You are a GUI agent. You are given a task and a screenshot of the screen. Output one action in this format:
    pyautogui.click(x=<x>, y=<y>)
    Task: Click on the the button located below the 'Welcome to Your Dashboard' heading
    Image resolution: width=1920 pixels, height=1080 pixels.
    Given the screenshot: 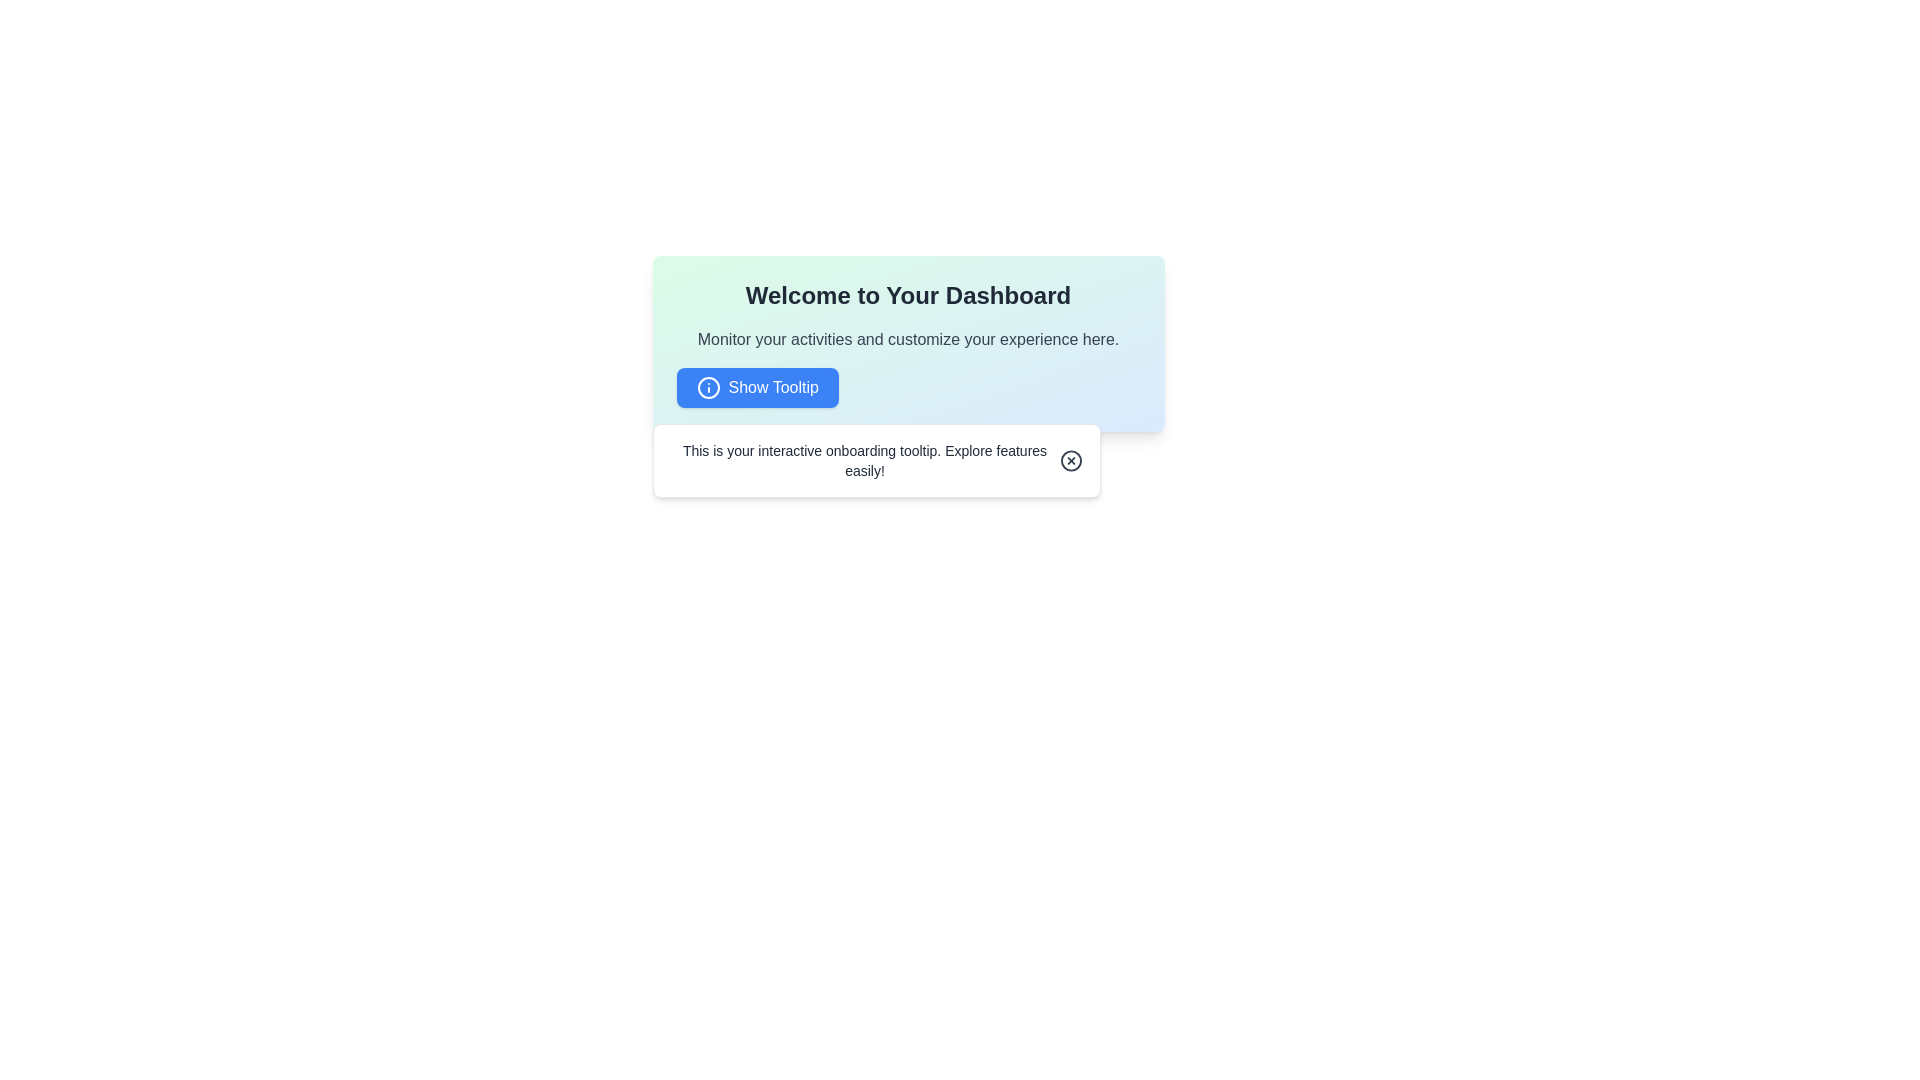 What is the action you would take?
    pyautogui.click(x=756, y=388)
    